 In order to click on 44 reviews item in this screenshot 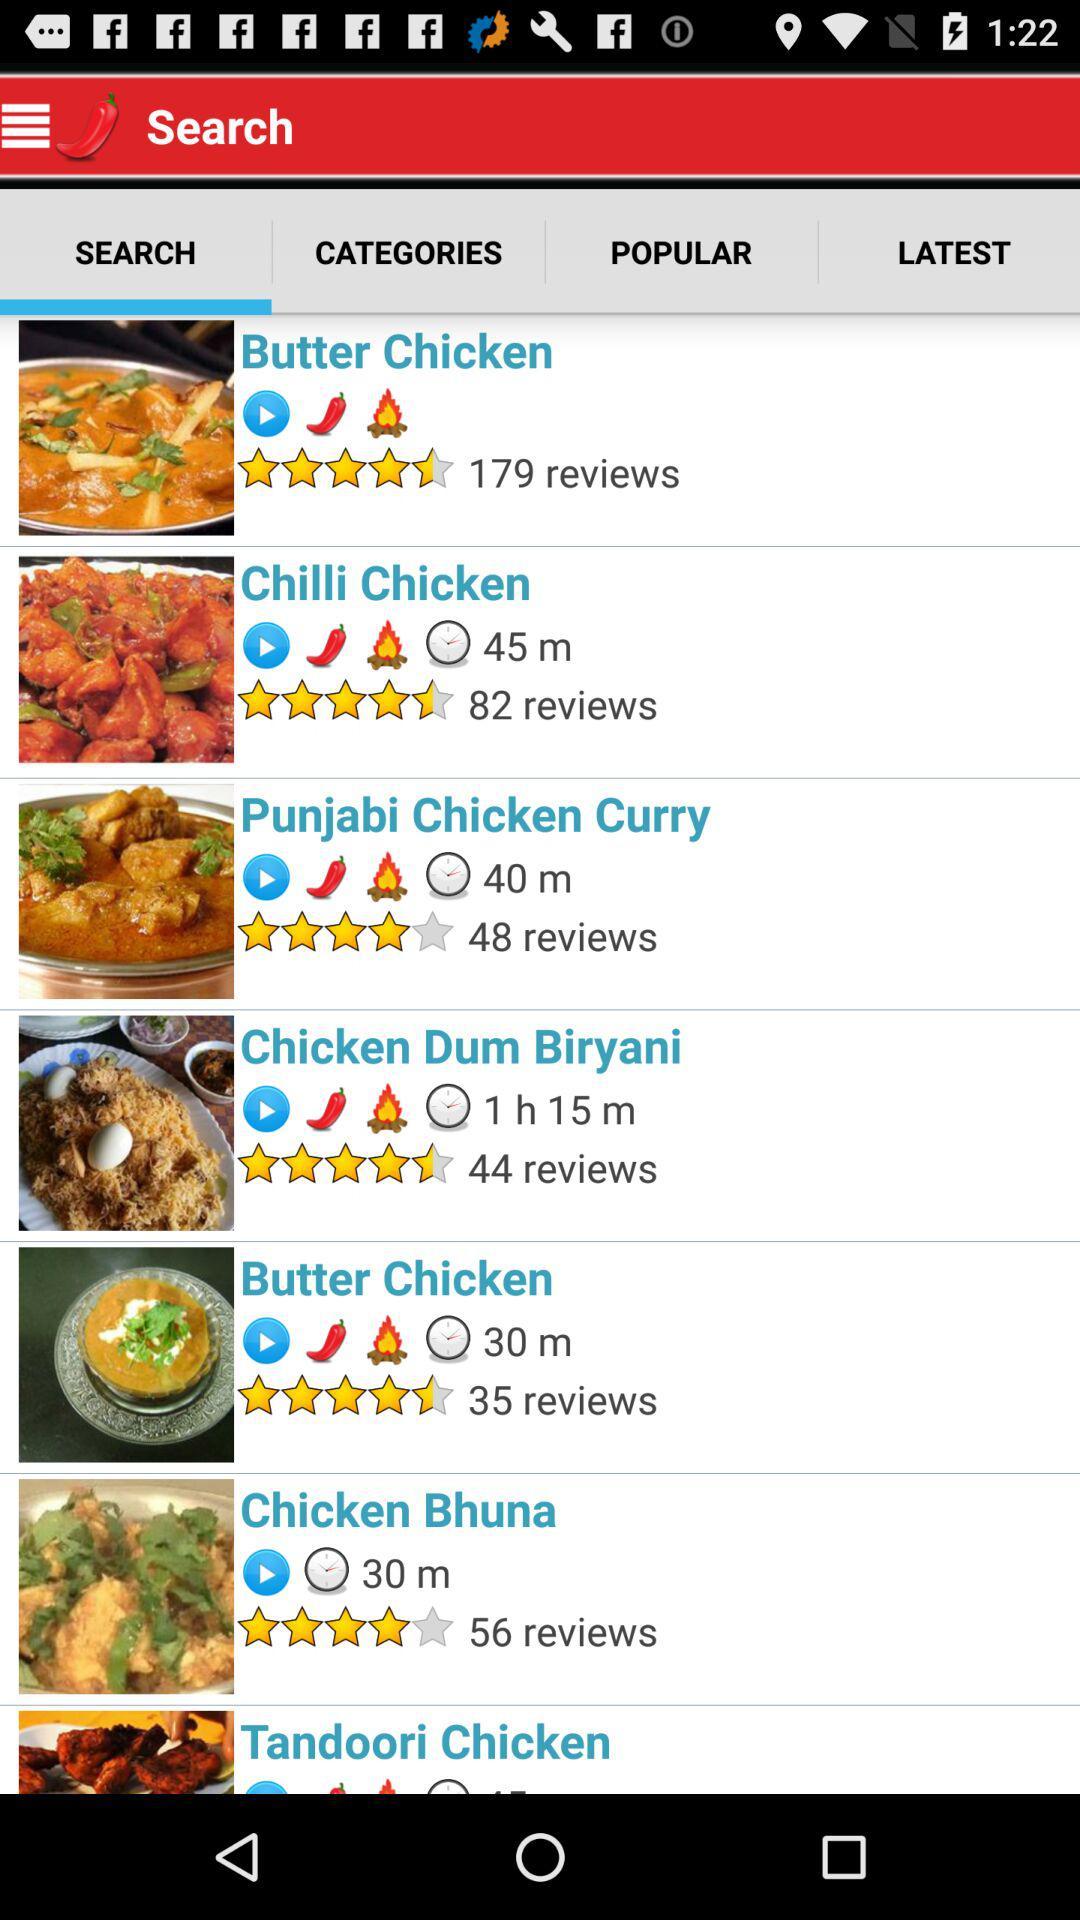, I will do `click(767, 1167)`.